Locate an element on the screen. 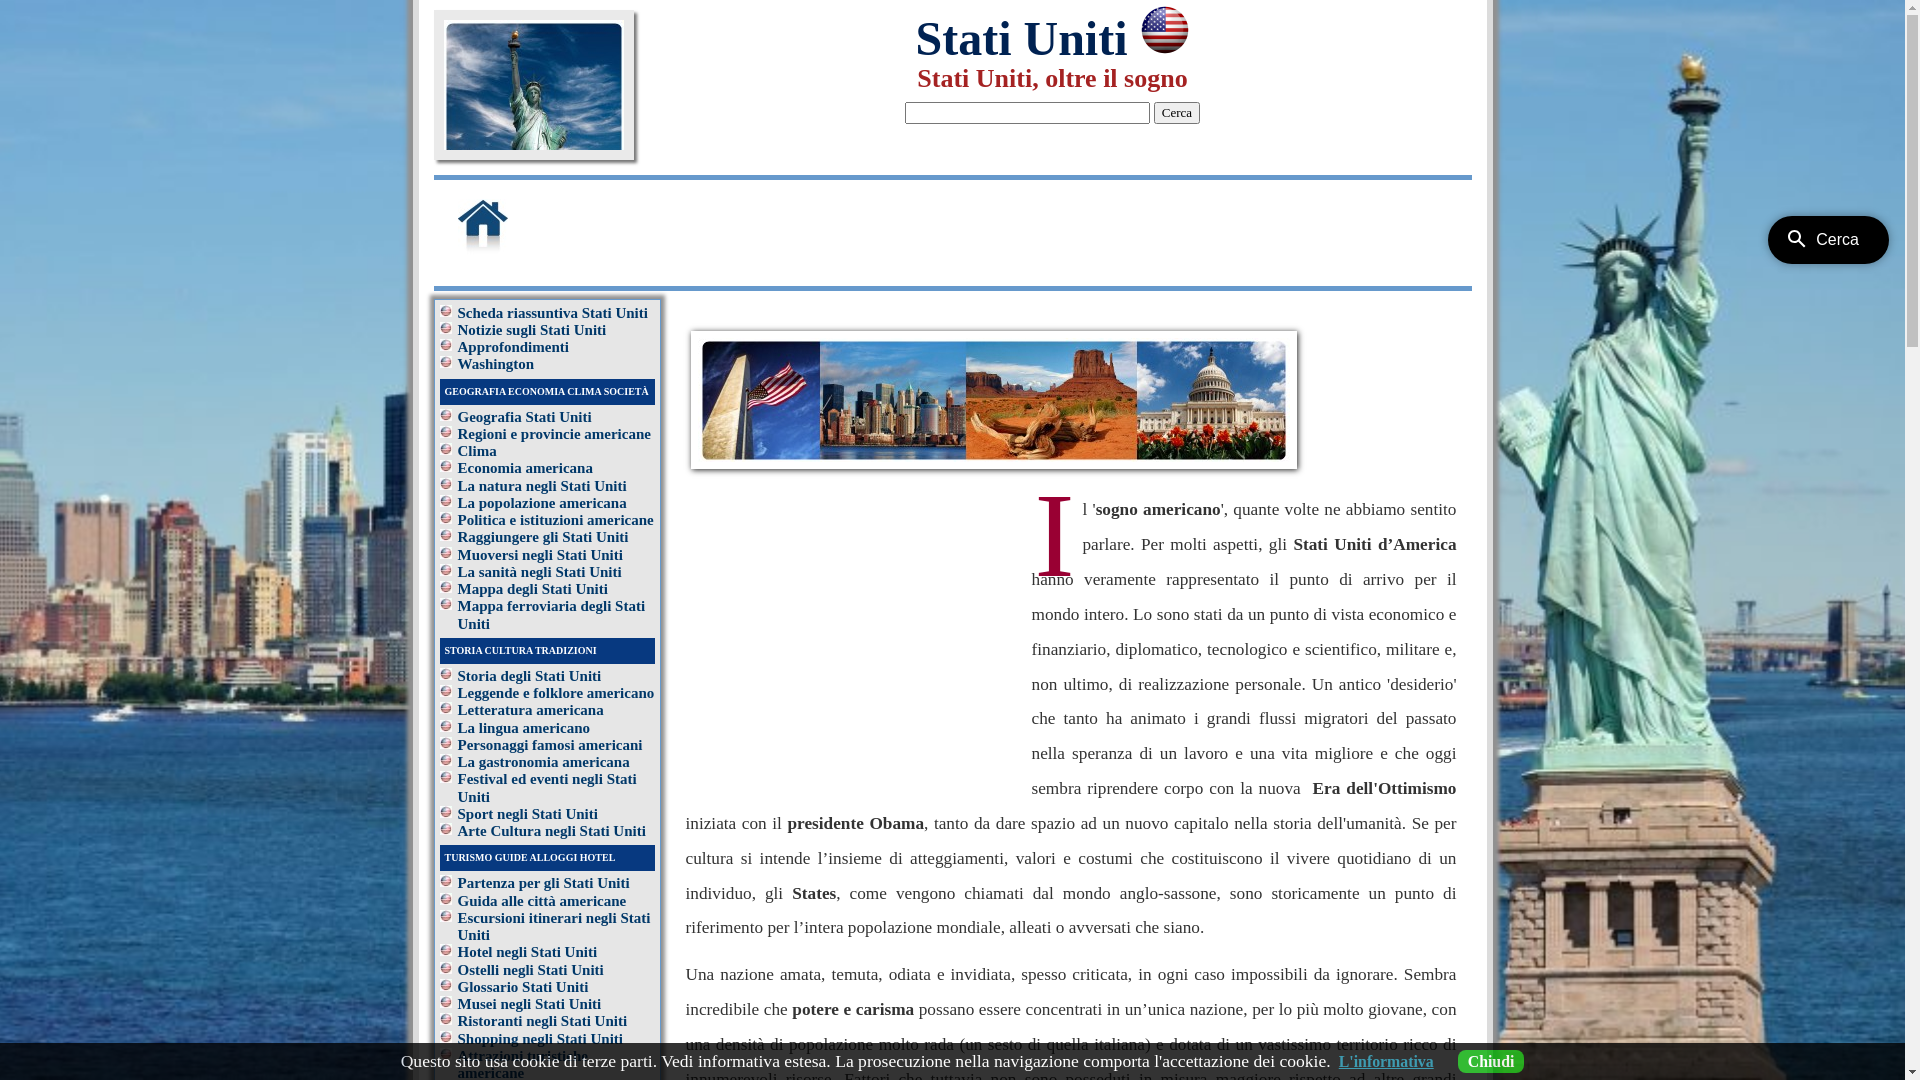  'Notizie sugli Stati Uniti' is located at coordinates (456, 329).